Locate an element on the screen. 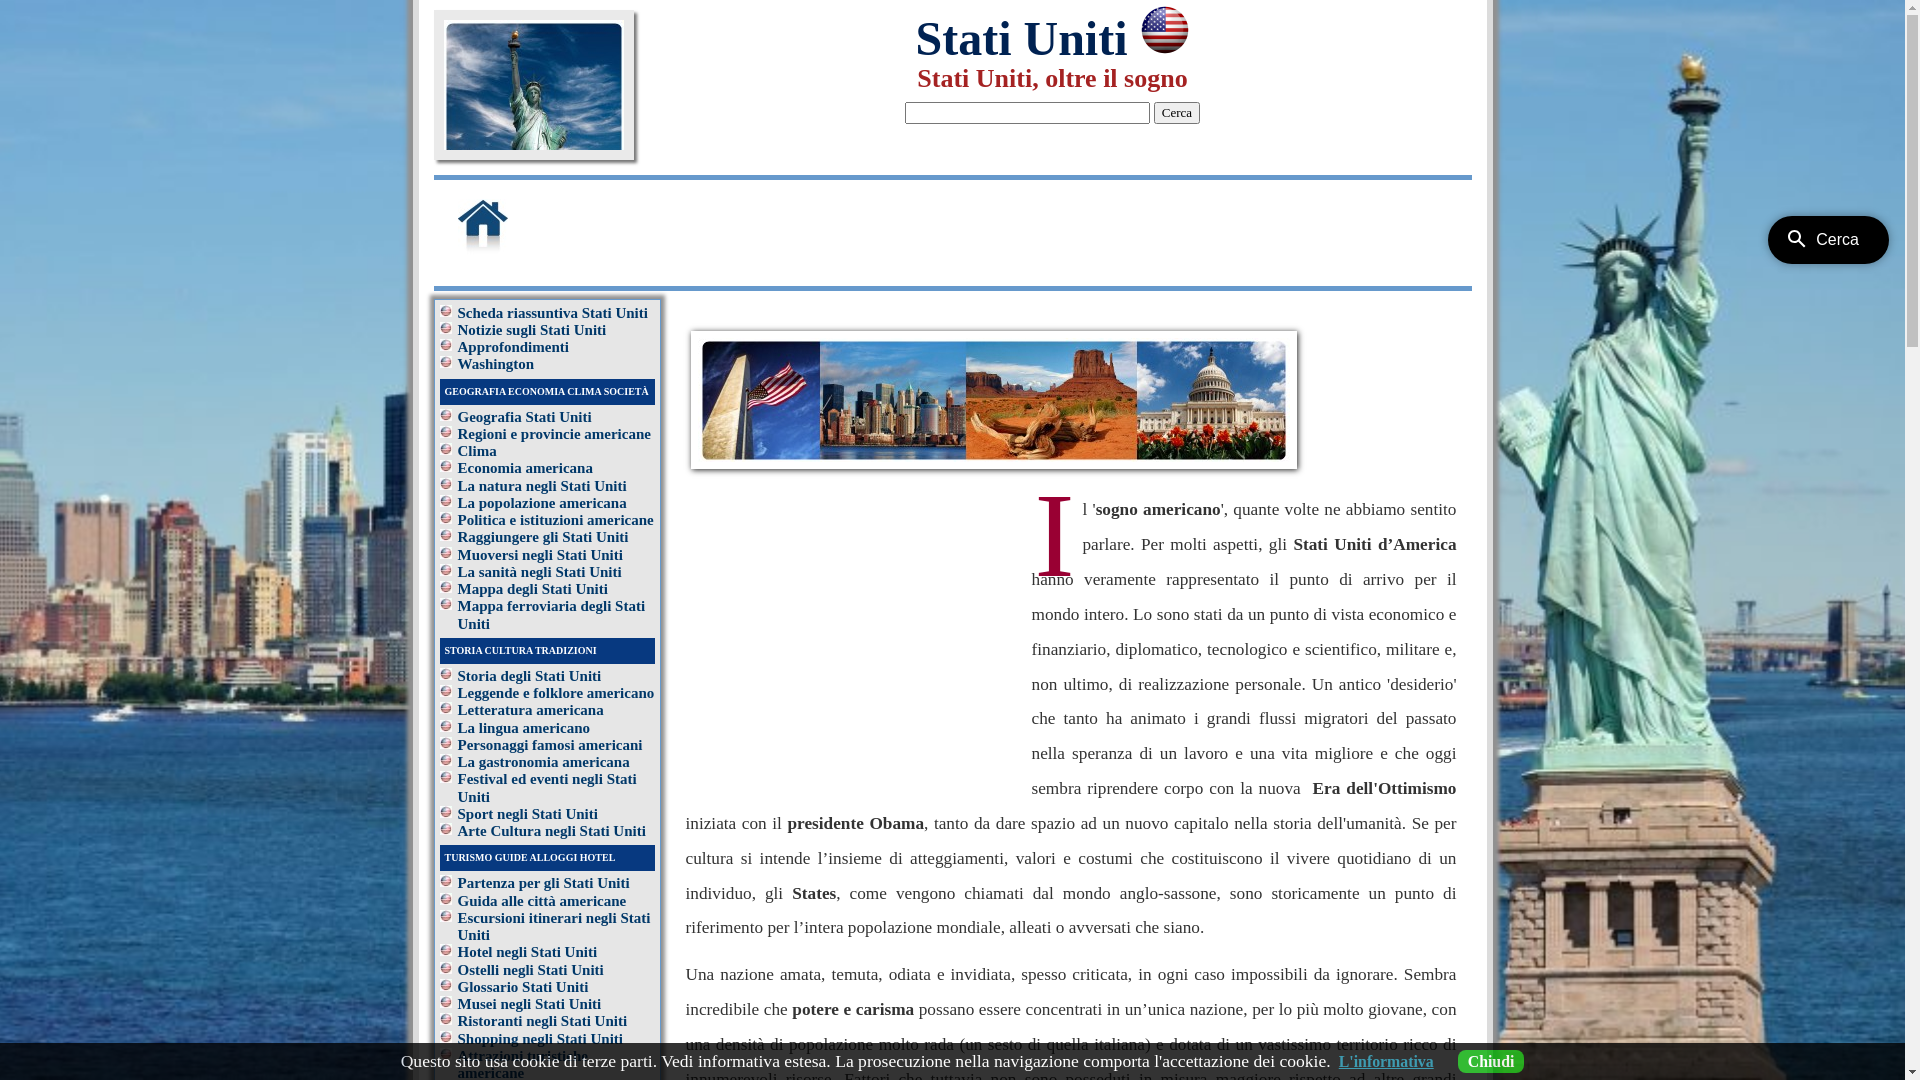  'Notizie sugli Stati Uniti' is located at coordinates (456, 329).